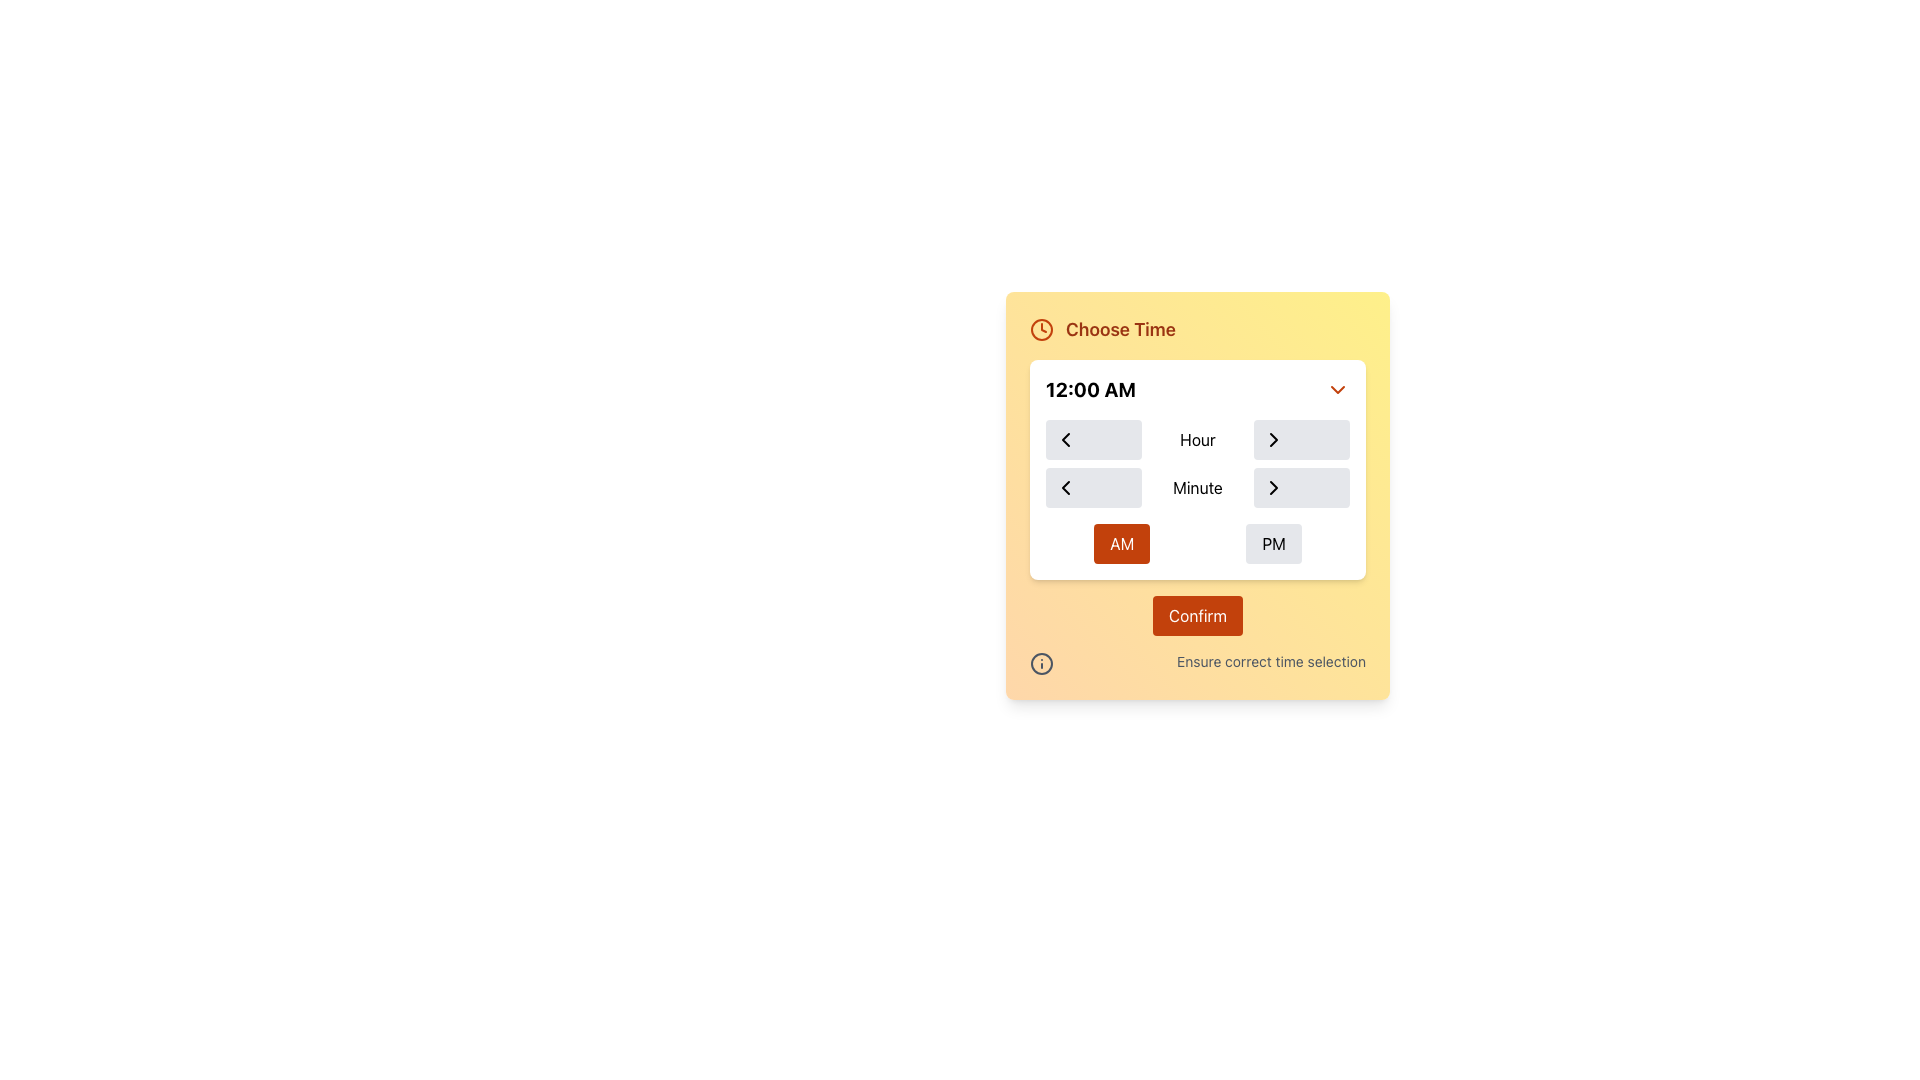 Image resolution: width=1920 pixels, height=1080 pixels. What do you see at coordinates (1040, 329) in the screenshot?
I see `the orange clock icon located on the left side of the 'Choose Time' label, which features a minimalist design with two clock hands and a circular outline` at bounding box center [1040, 329].